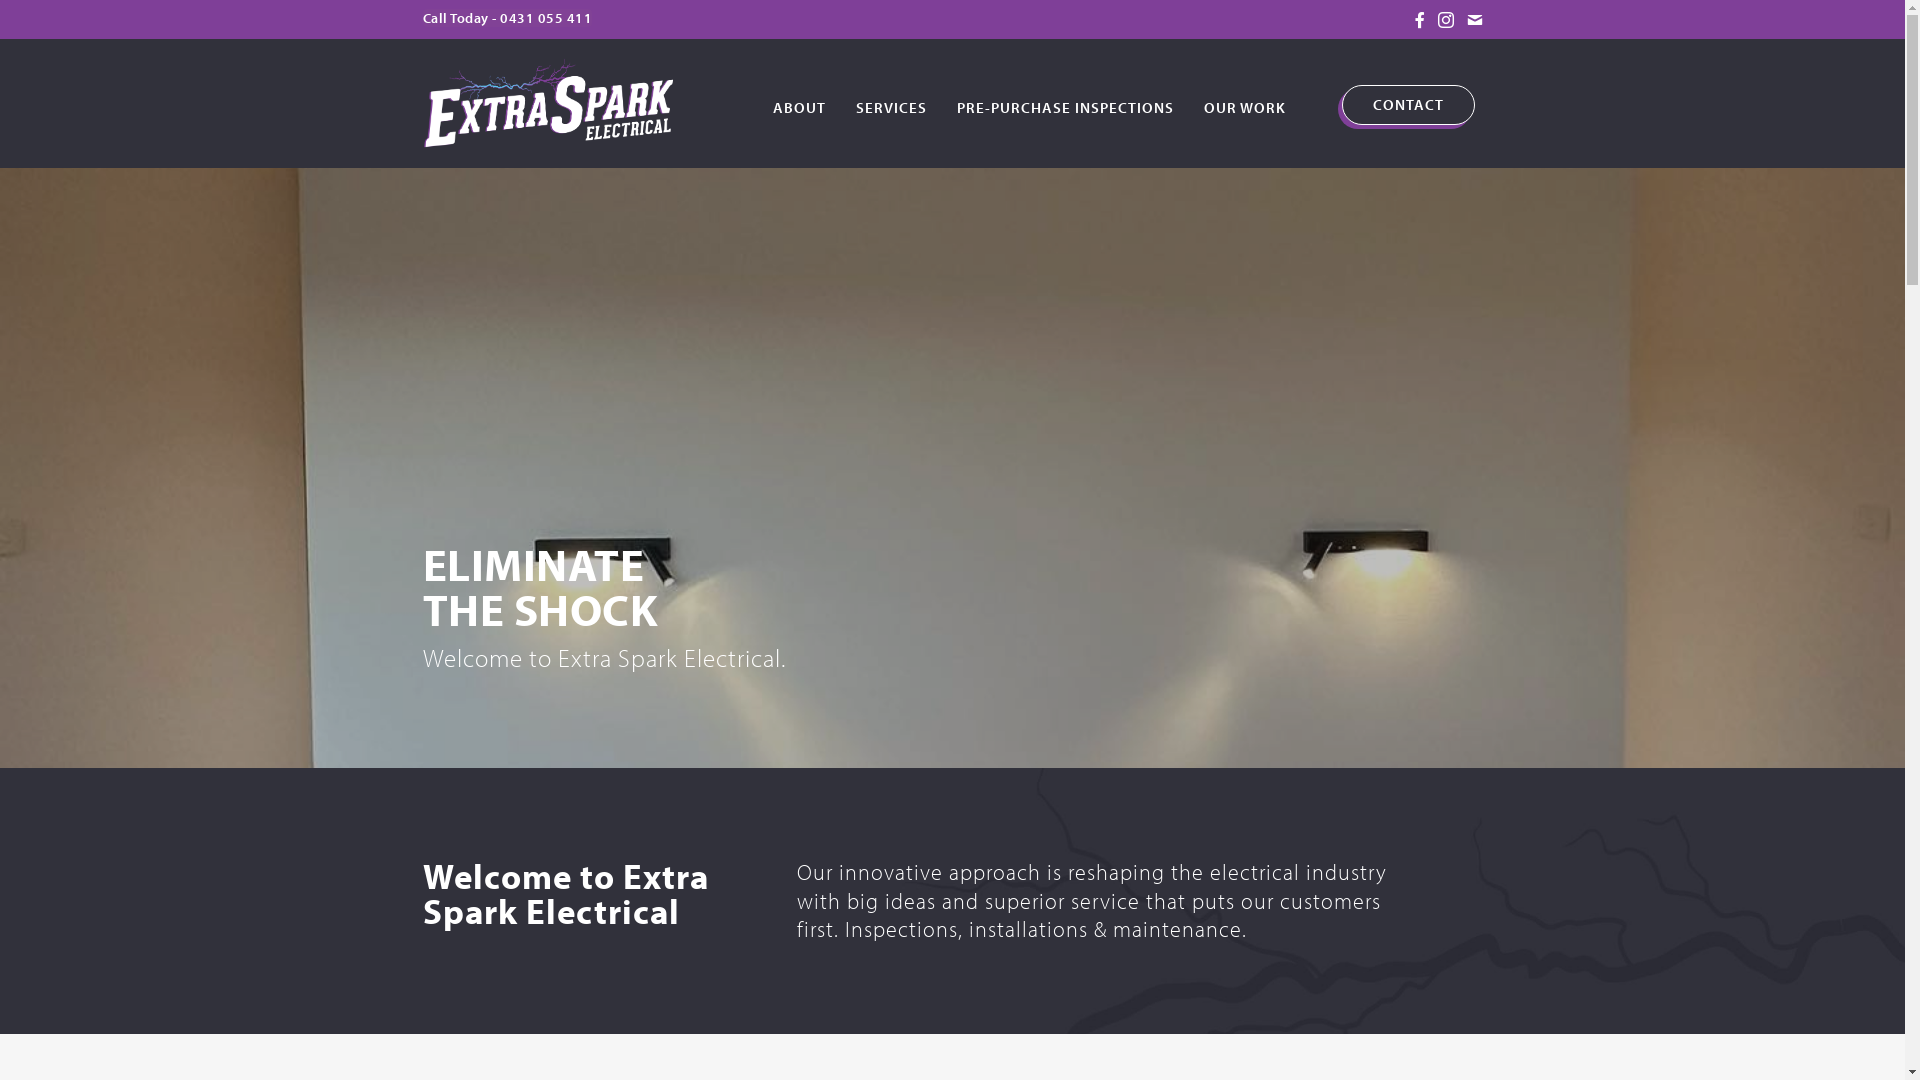 The height and width of the screenshot is (1080, 1920). I want to click on 'Extra_Spark_Logo_INVERSE', so click(547, 100).